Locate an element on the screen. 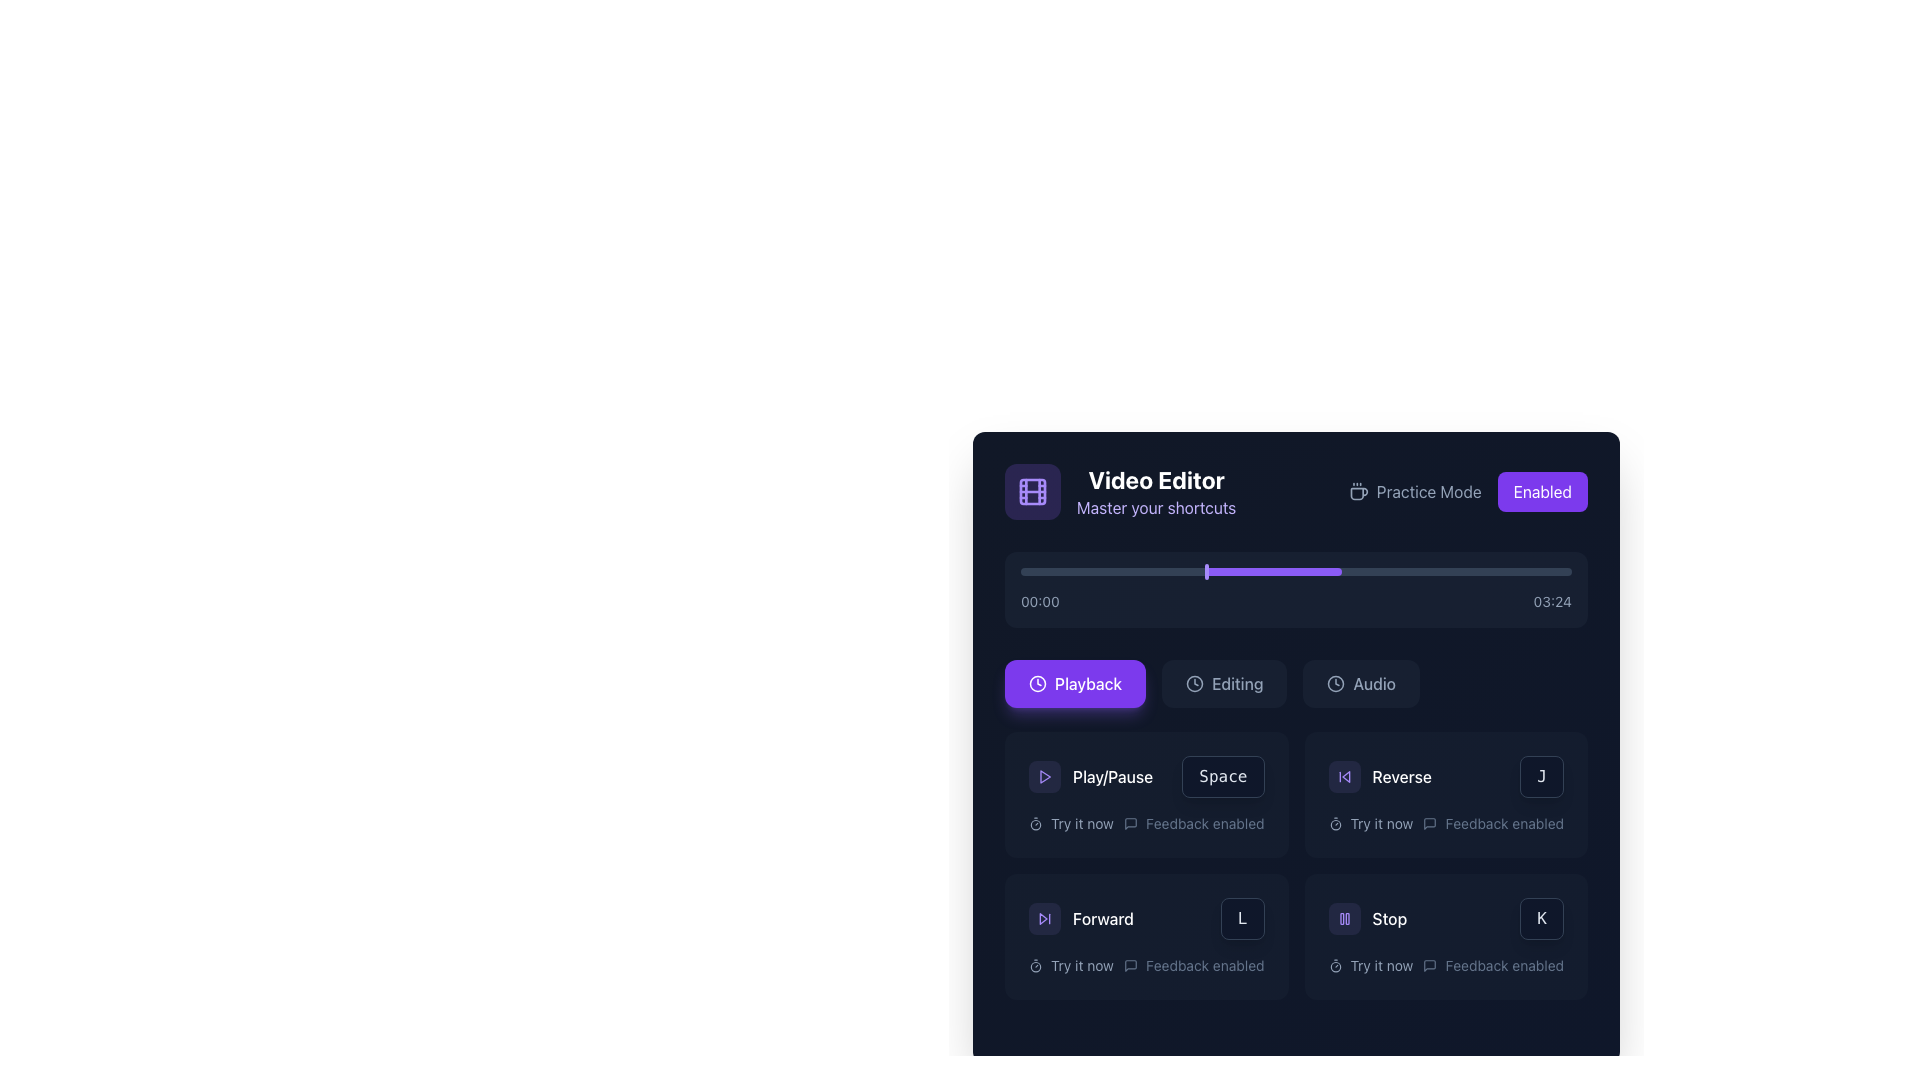 The width and height of the screenshot is (1920, 1080). the 'Reverse' interactive card, which is the second card in the grid layout of control options is located at coordinates (1446, 793).